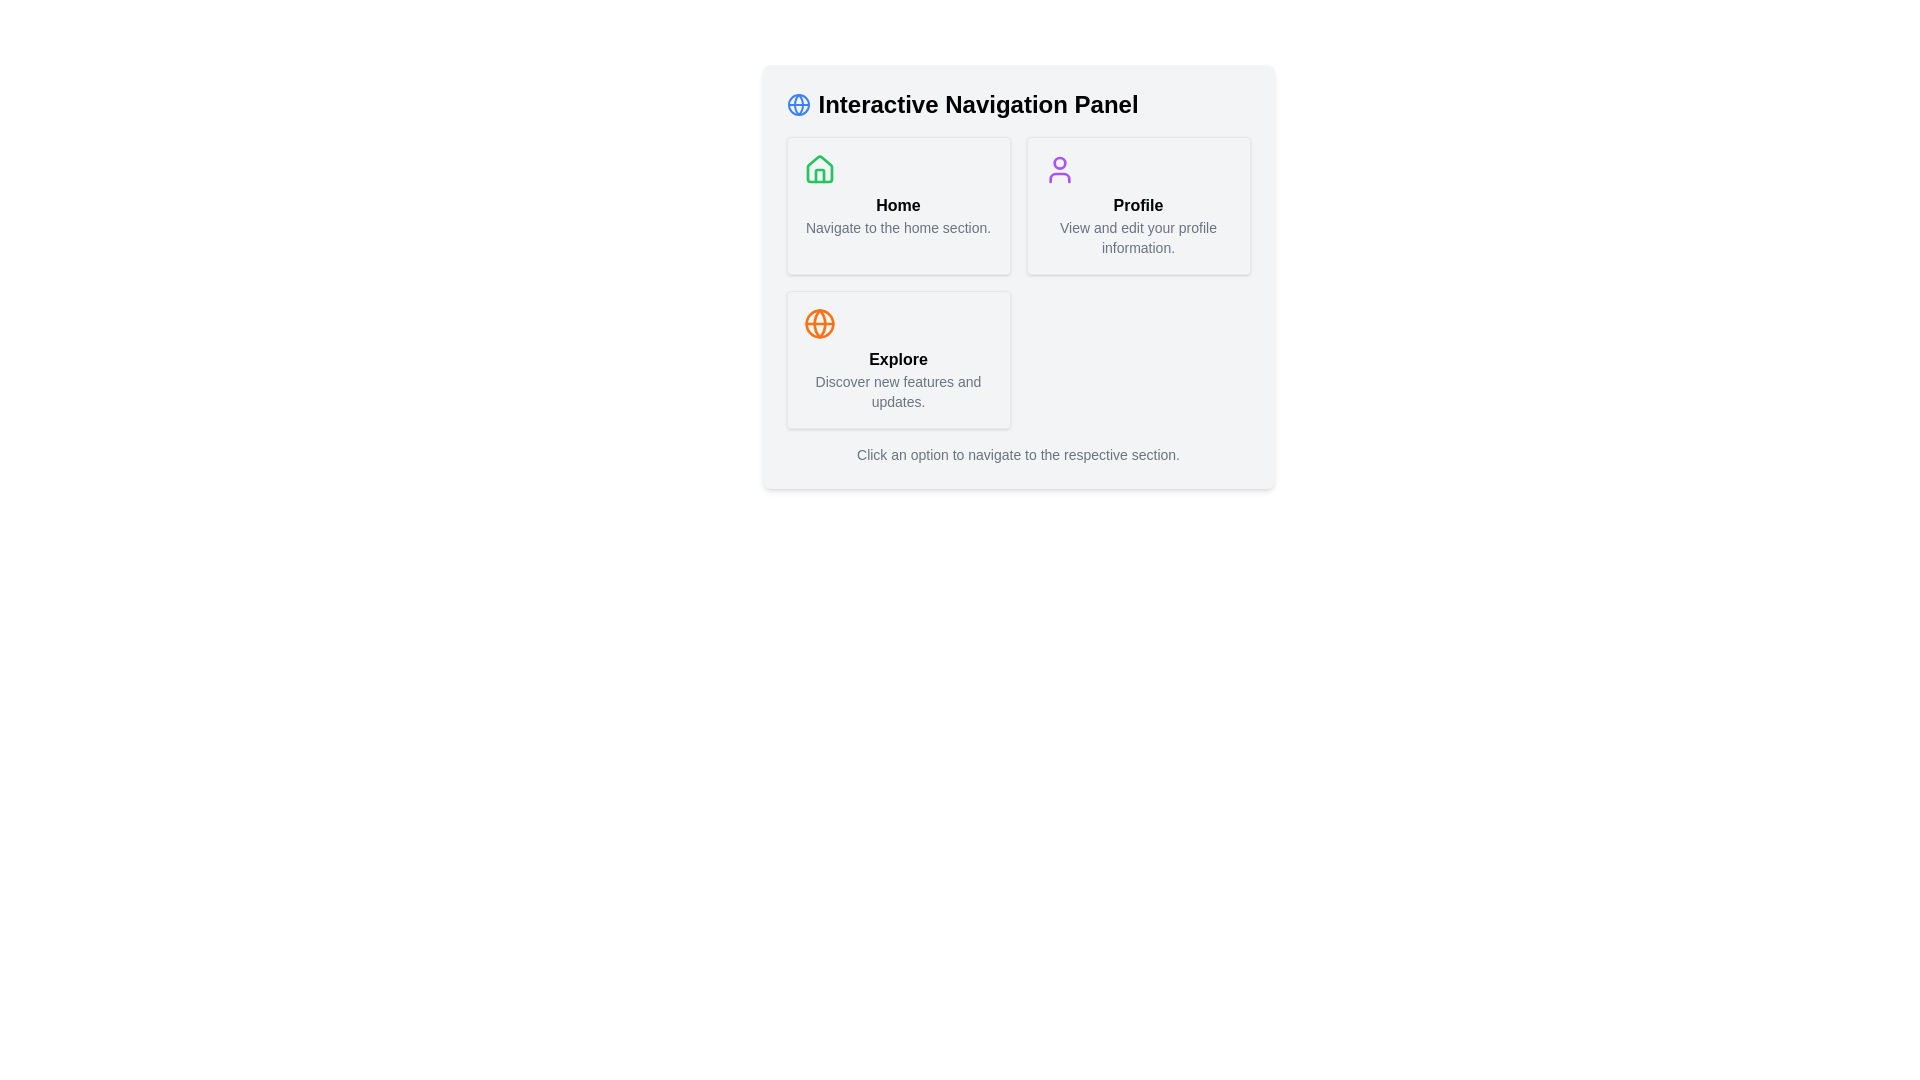 This screenshot has height=1080, width=1920. What do you see at coordinates (1138, 237) in the screenshot?
I see `the label that contains the text 'View and edit your profile information.' located in the lower section of the 'Profile' card` at bounding box center [1138, 237].